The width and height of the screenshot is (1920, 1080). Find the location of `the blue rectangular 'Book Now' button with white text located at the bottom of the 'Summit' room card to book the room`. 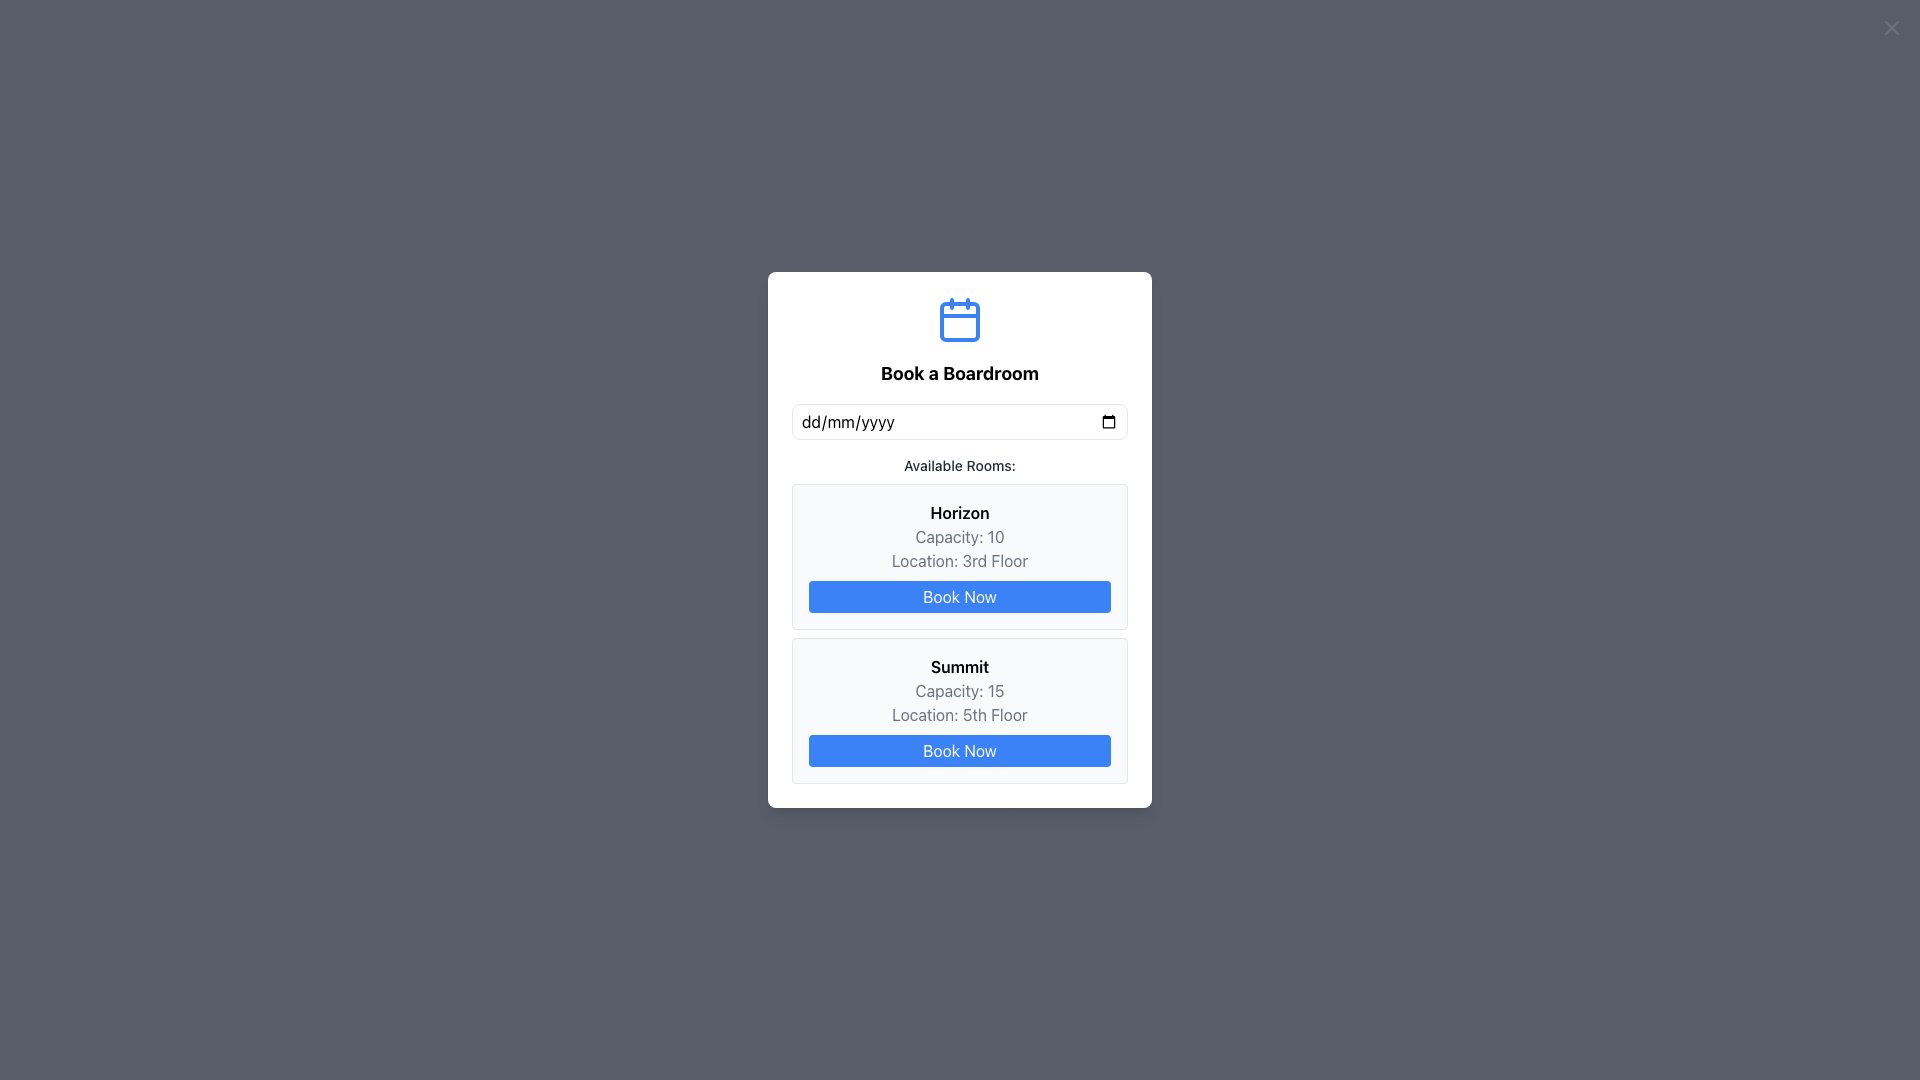

the blue rectangular 'Book Now' button with white text located at the bottom of the 'Summit' room card to book the room is located at coordinates (960, 751).